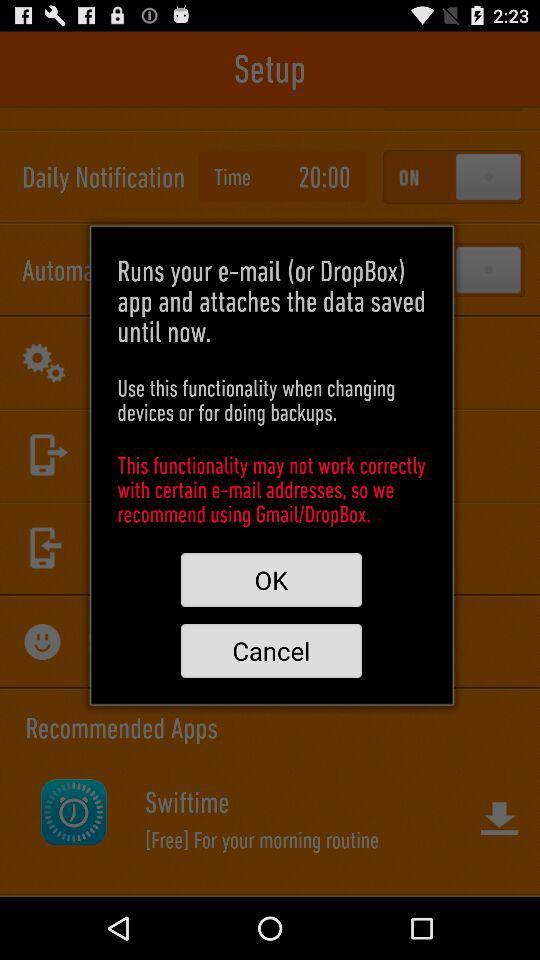 The height and width of the screenshot is (960, 540). What do you see at coordinates (270, 649) in the screenshot?
I see `the button at the bottom` at bounding box center [270, 649].